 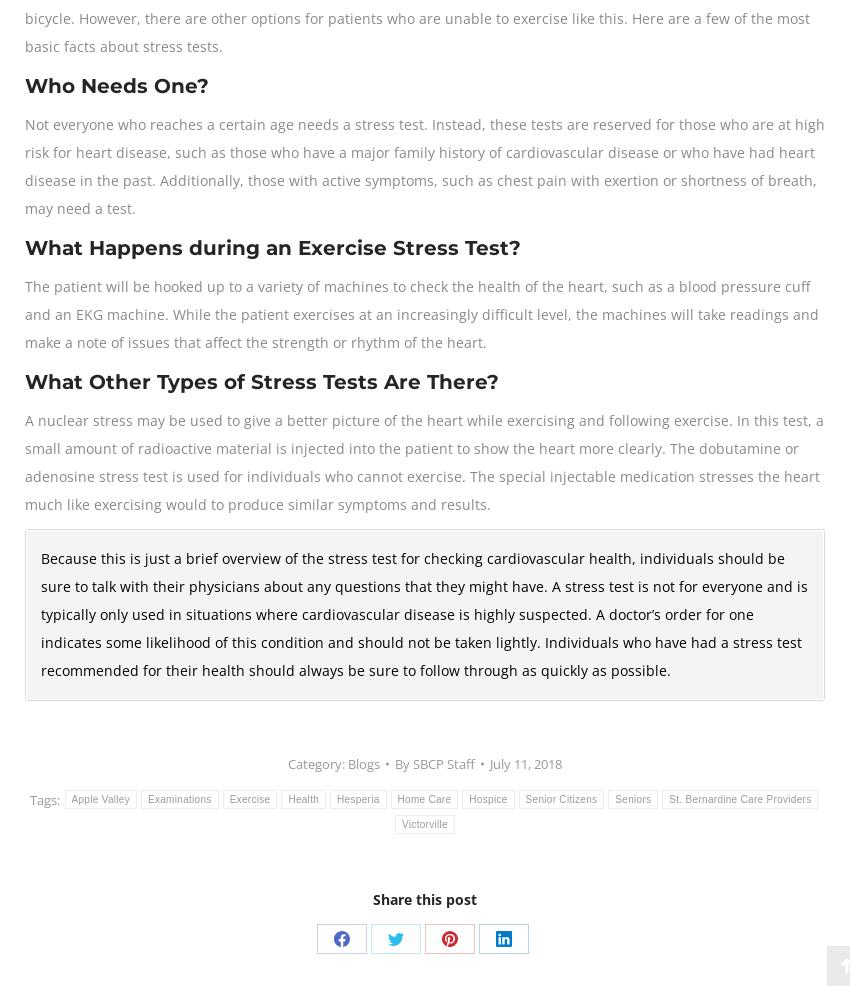 What do you see at coordinates (23, 313) in the screenshot?
I see `'The patient will be hooked up to a variety of machines to check the health of the heart, such as a blood pressure cuff and an EKG machine. While the patient exercises at an increasingly difficult level, the machines will take readings and make a note of issues that affect the strength or rhythm of the heart.'` at bounding box center [23, 313].